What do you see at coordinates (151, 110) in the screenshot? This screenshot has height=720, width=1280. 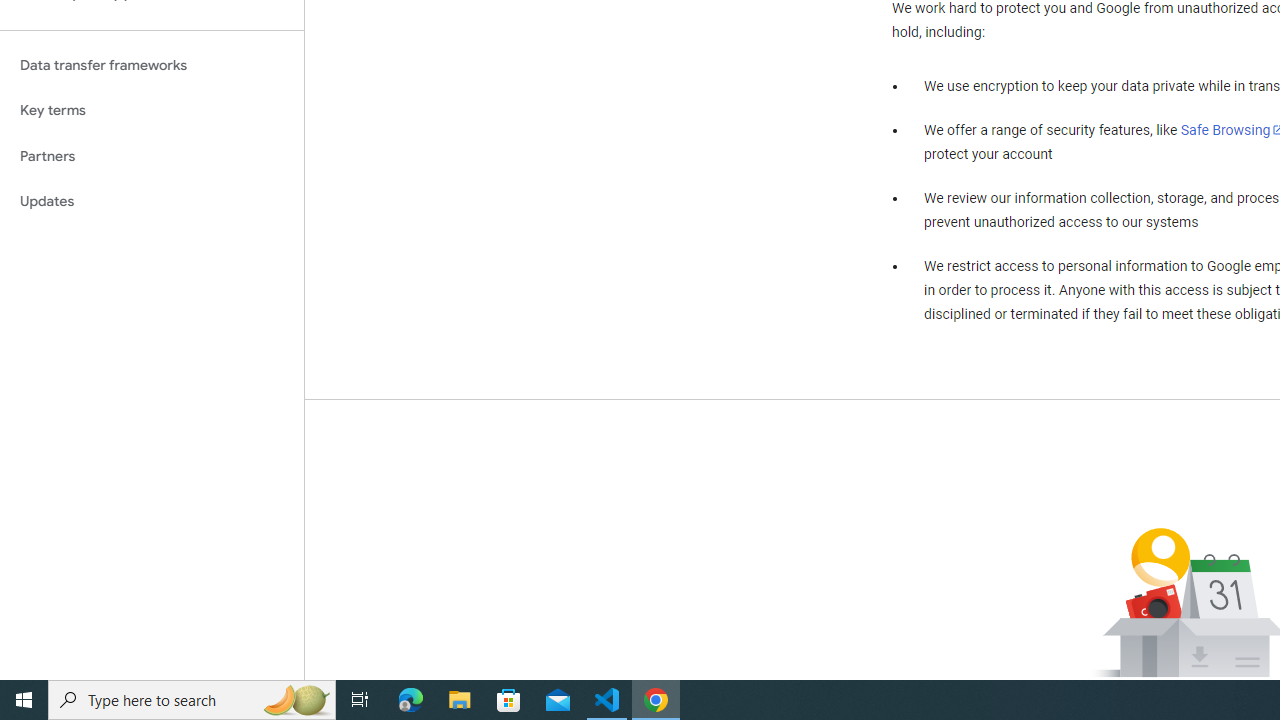 I see `'Key terms'` at bounding box center [151, 110].